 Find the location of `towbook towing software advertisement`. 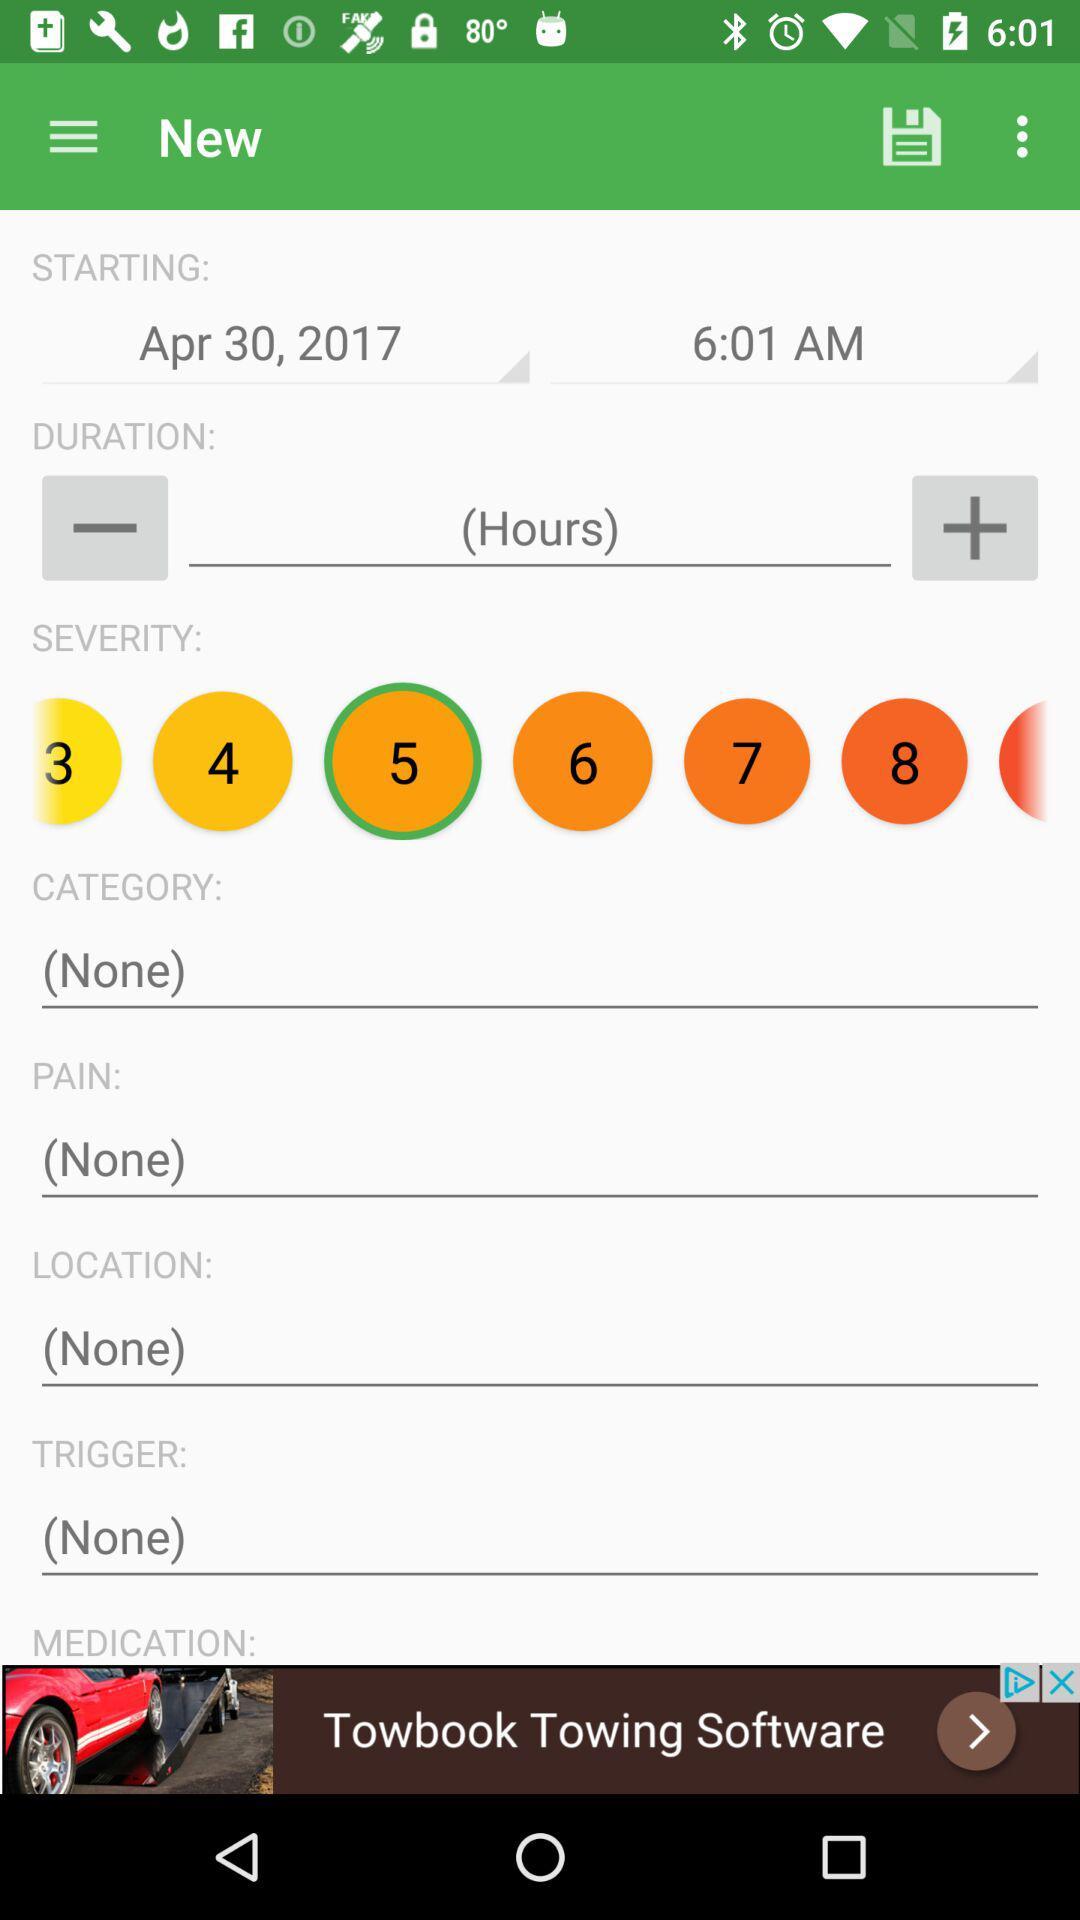

towbook towing software advertisement is located at coordinates (540, 1727).